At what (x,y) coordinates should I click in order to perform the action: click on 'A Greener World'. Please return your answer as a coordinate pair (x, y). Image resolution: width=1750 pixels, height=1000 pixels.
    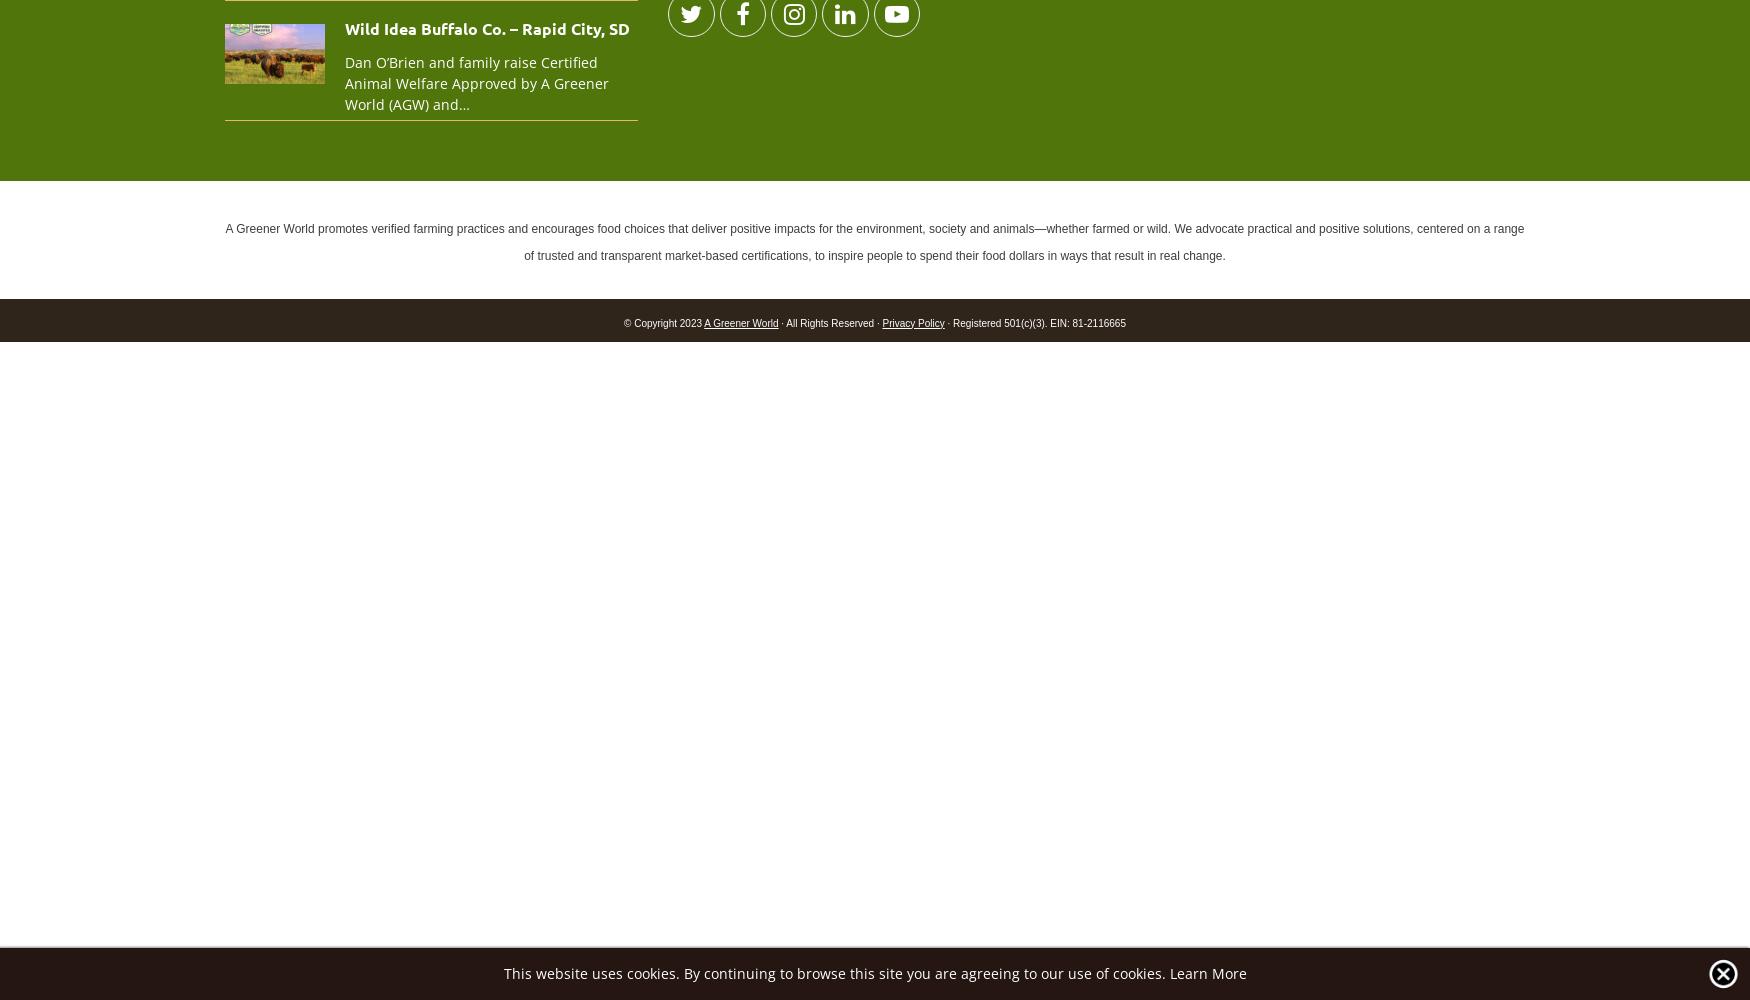
    Looking at the image, I should click on (740, 321).